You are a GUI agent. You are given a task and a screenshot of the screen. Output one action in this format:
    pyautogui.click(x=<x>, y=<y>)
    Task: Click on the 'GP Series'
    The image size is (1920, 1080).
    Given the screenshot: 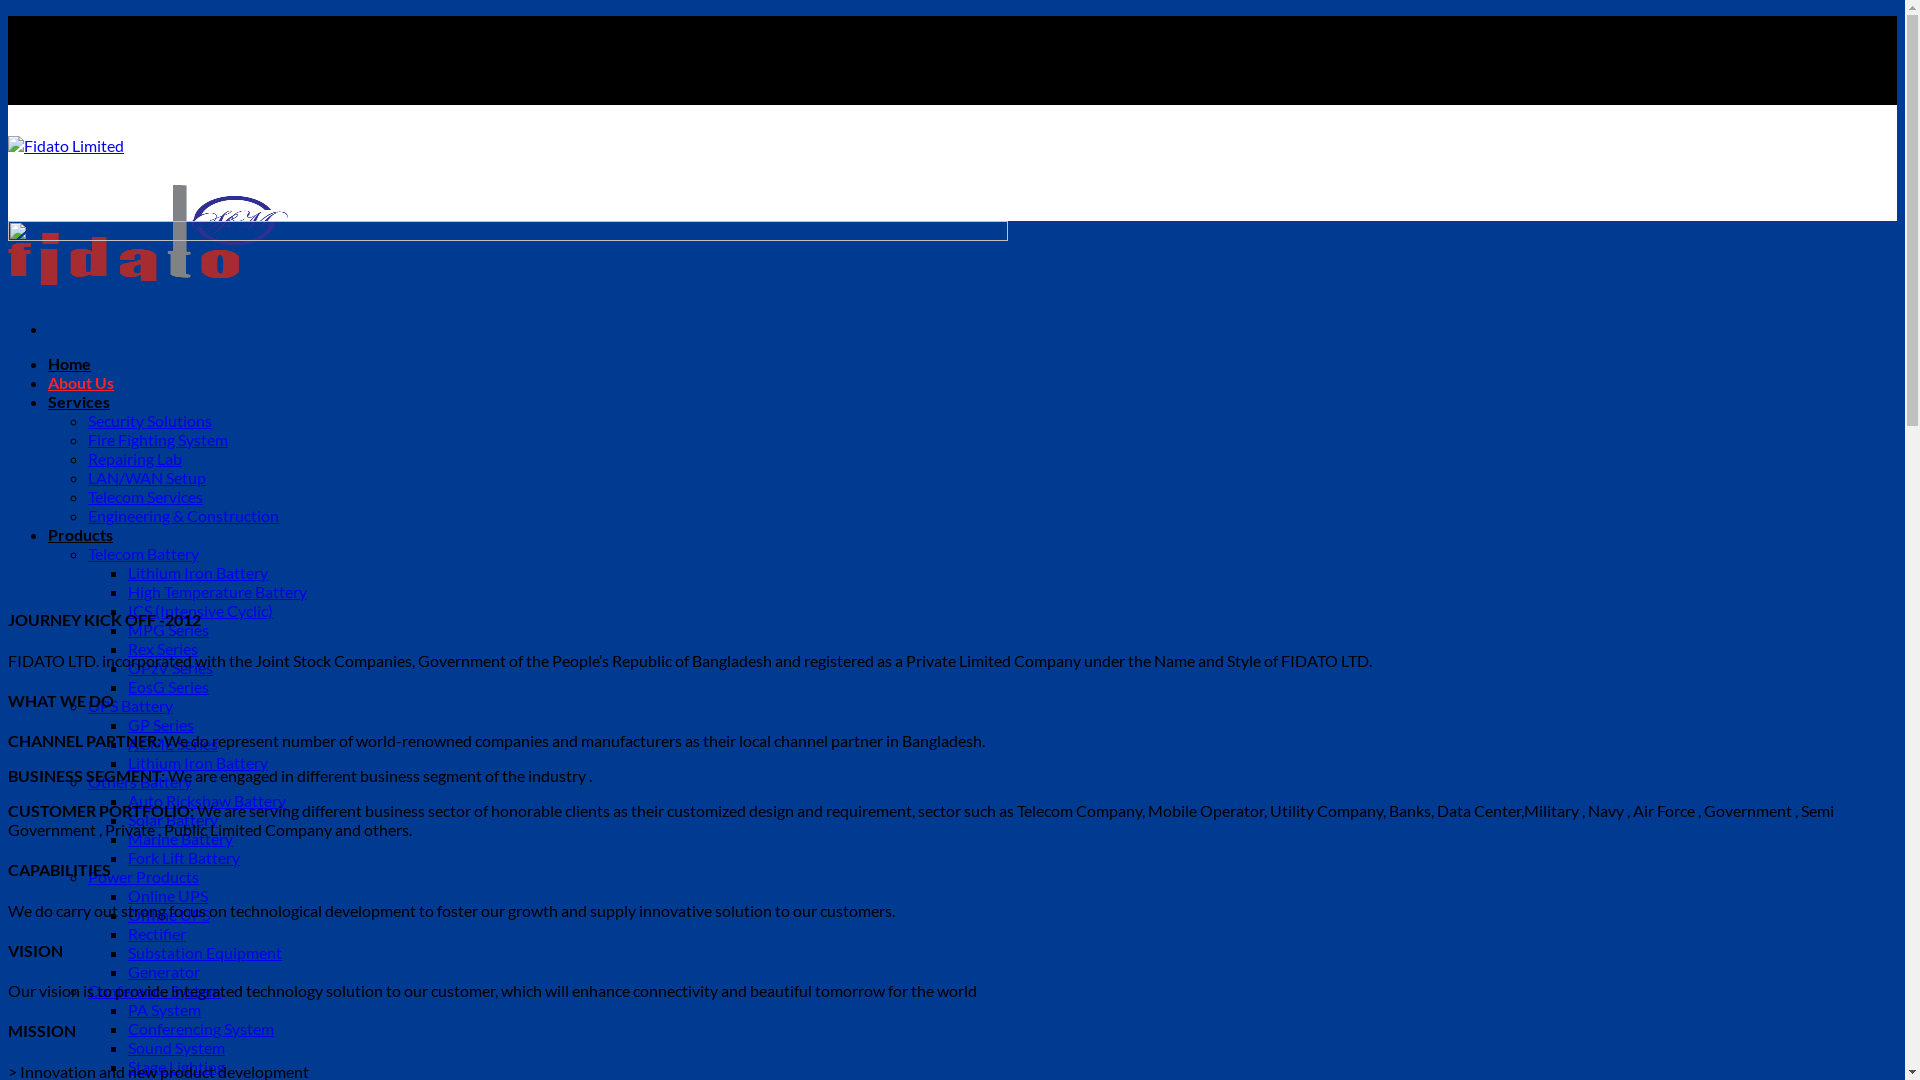 What is the action you would take?
    pyautogui.click(x=127, y=724)
    